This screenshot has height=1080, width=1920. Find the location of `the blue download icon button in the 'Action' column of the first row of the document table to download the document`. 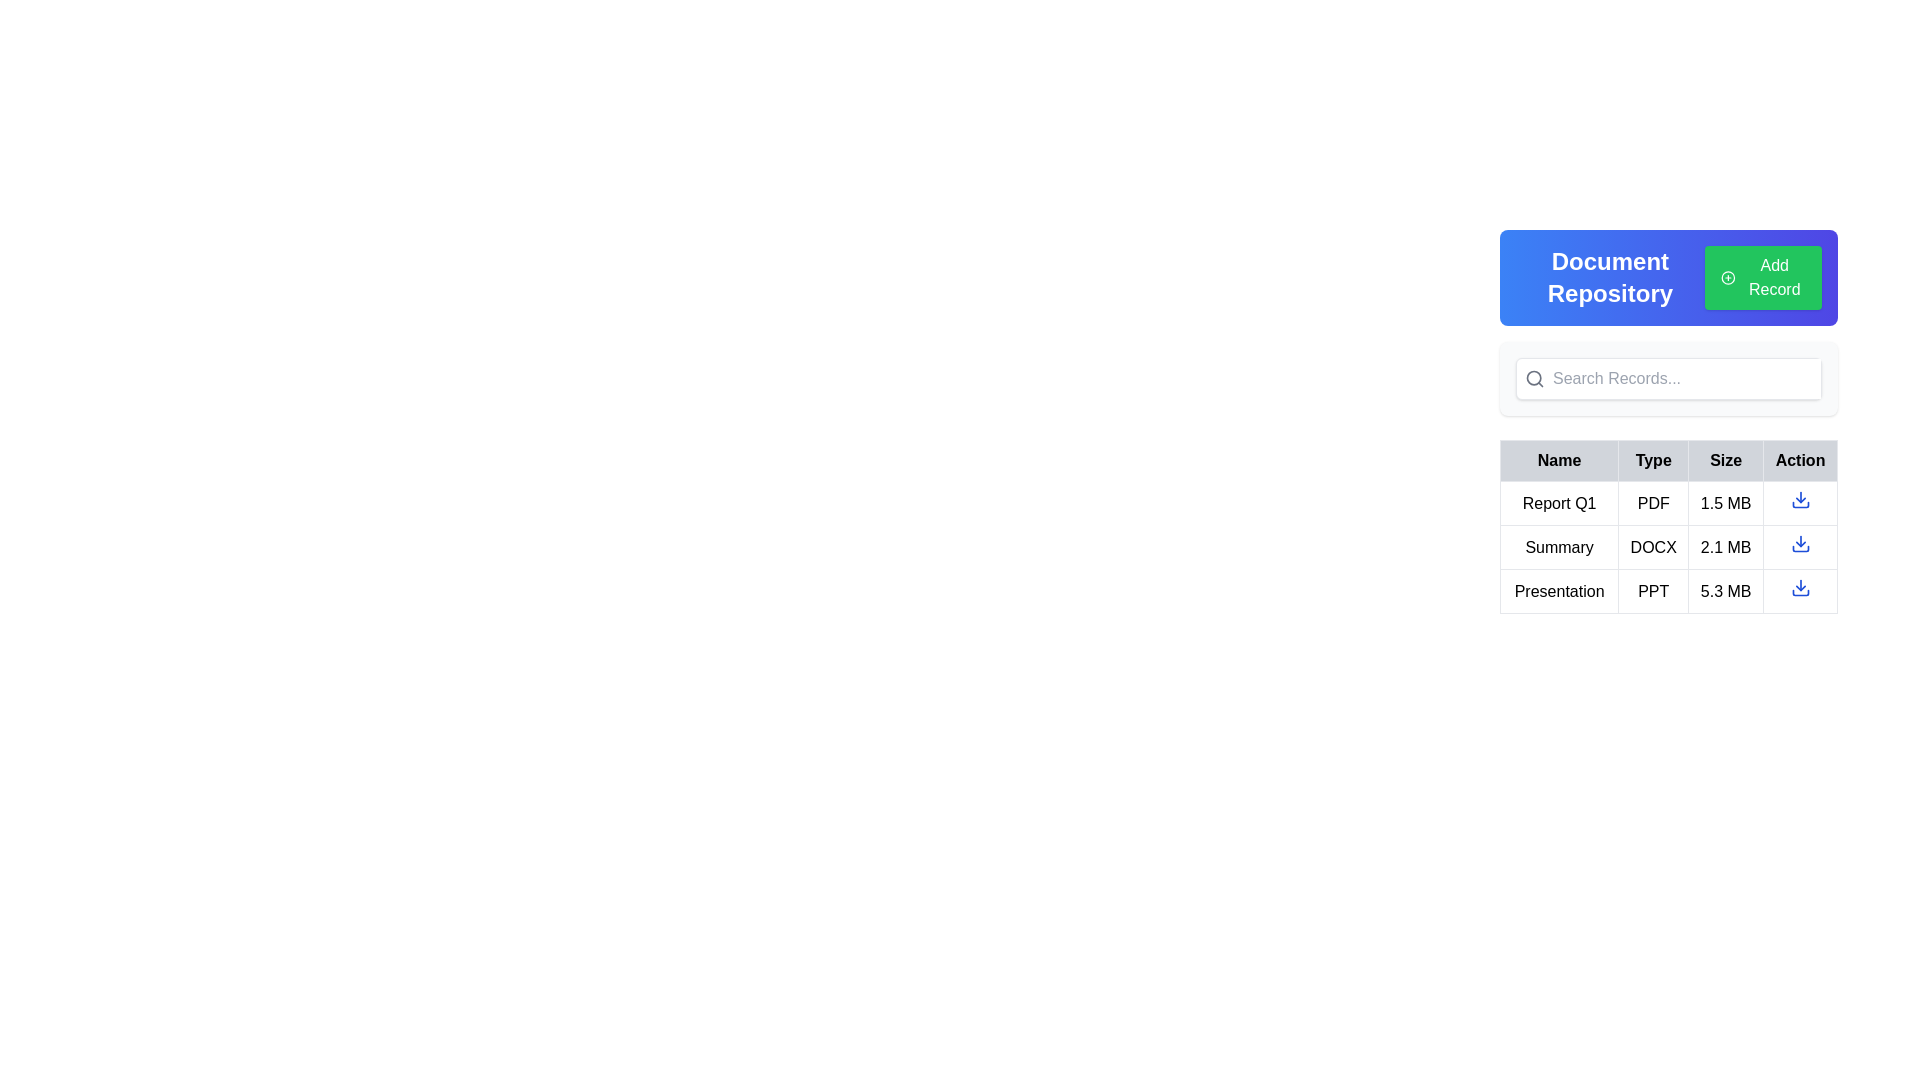

the blue download icon button in the 'Action' column of the first row of the document table to download the document is located at coordinates (1800, 499).